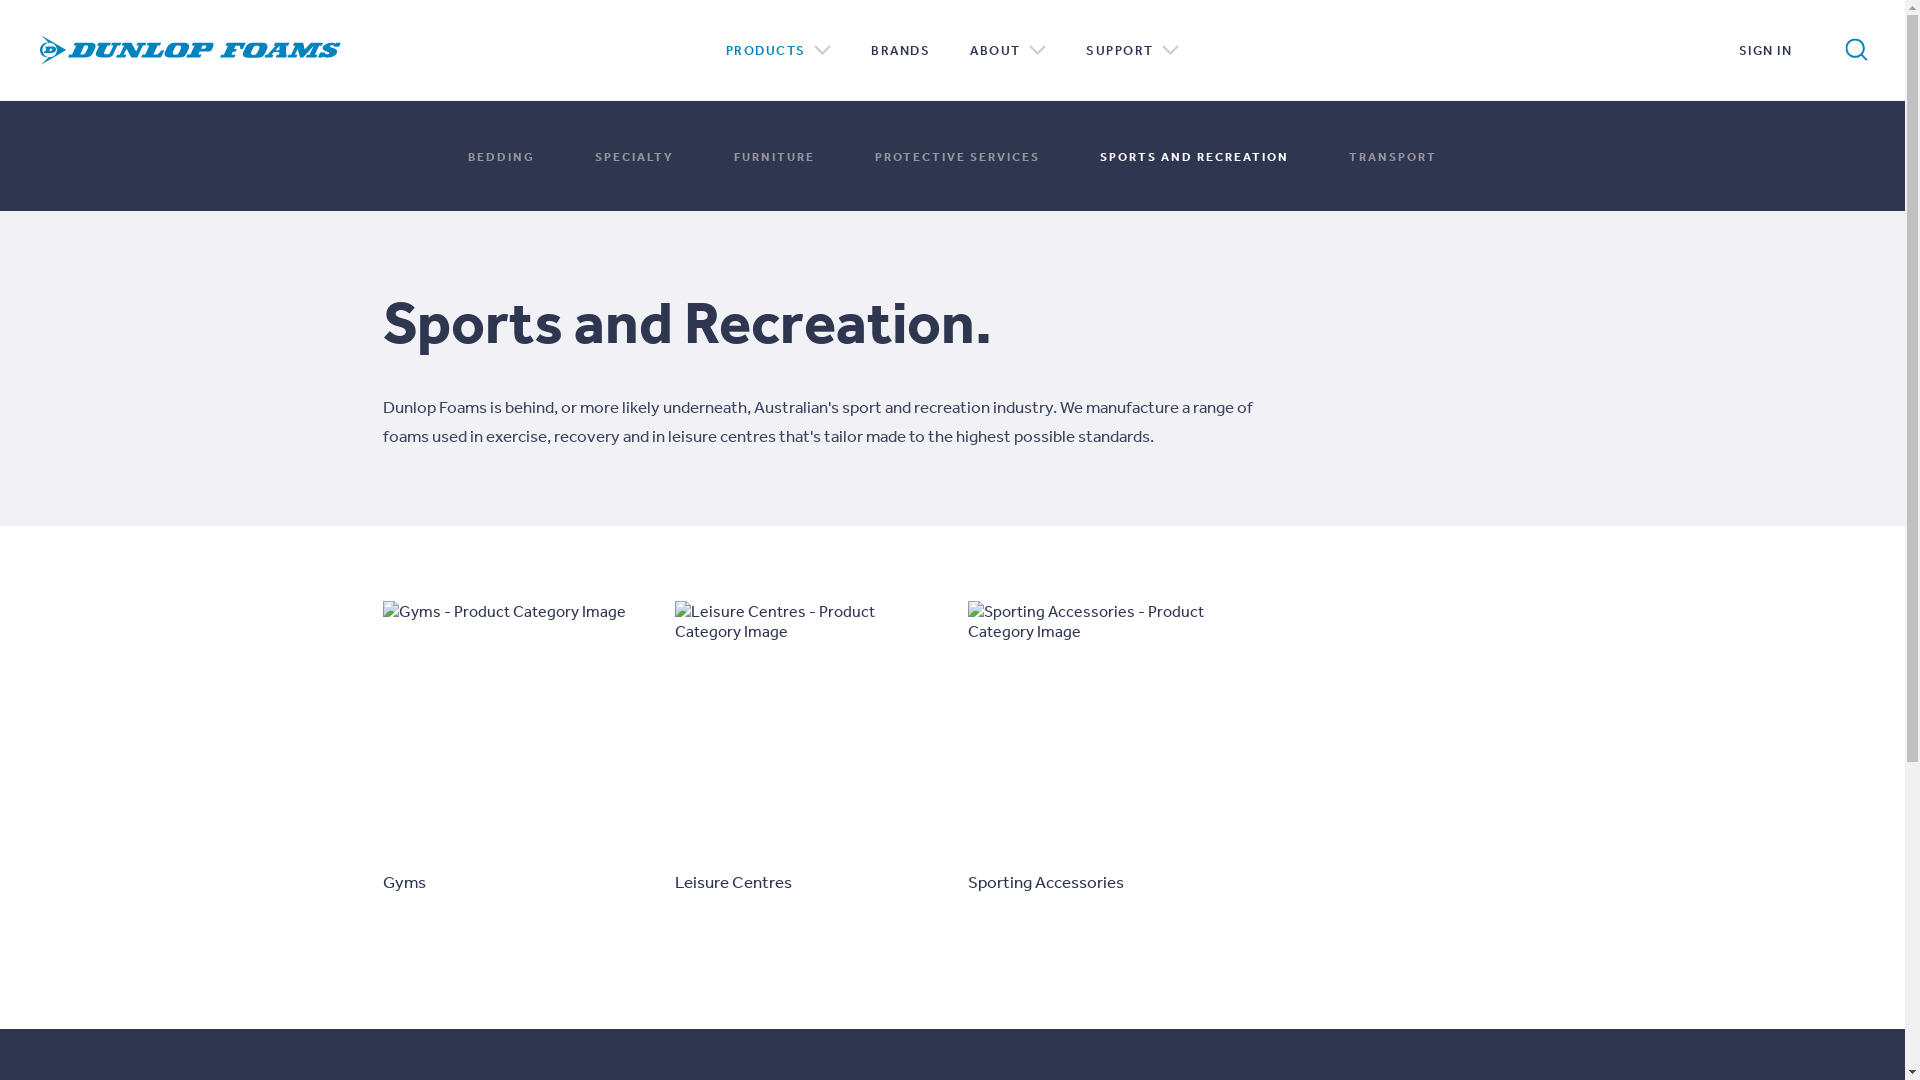  Describe the element at coordinates (1841, 49) in the screenshot. I see `'Search'` at that location.